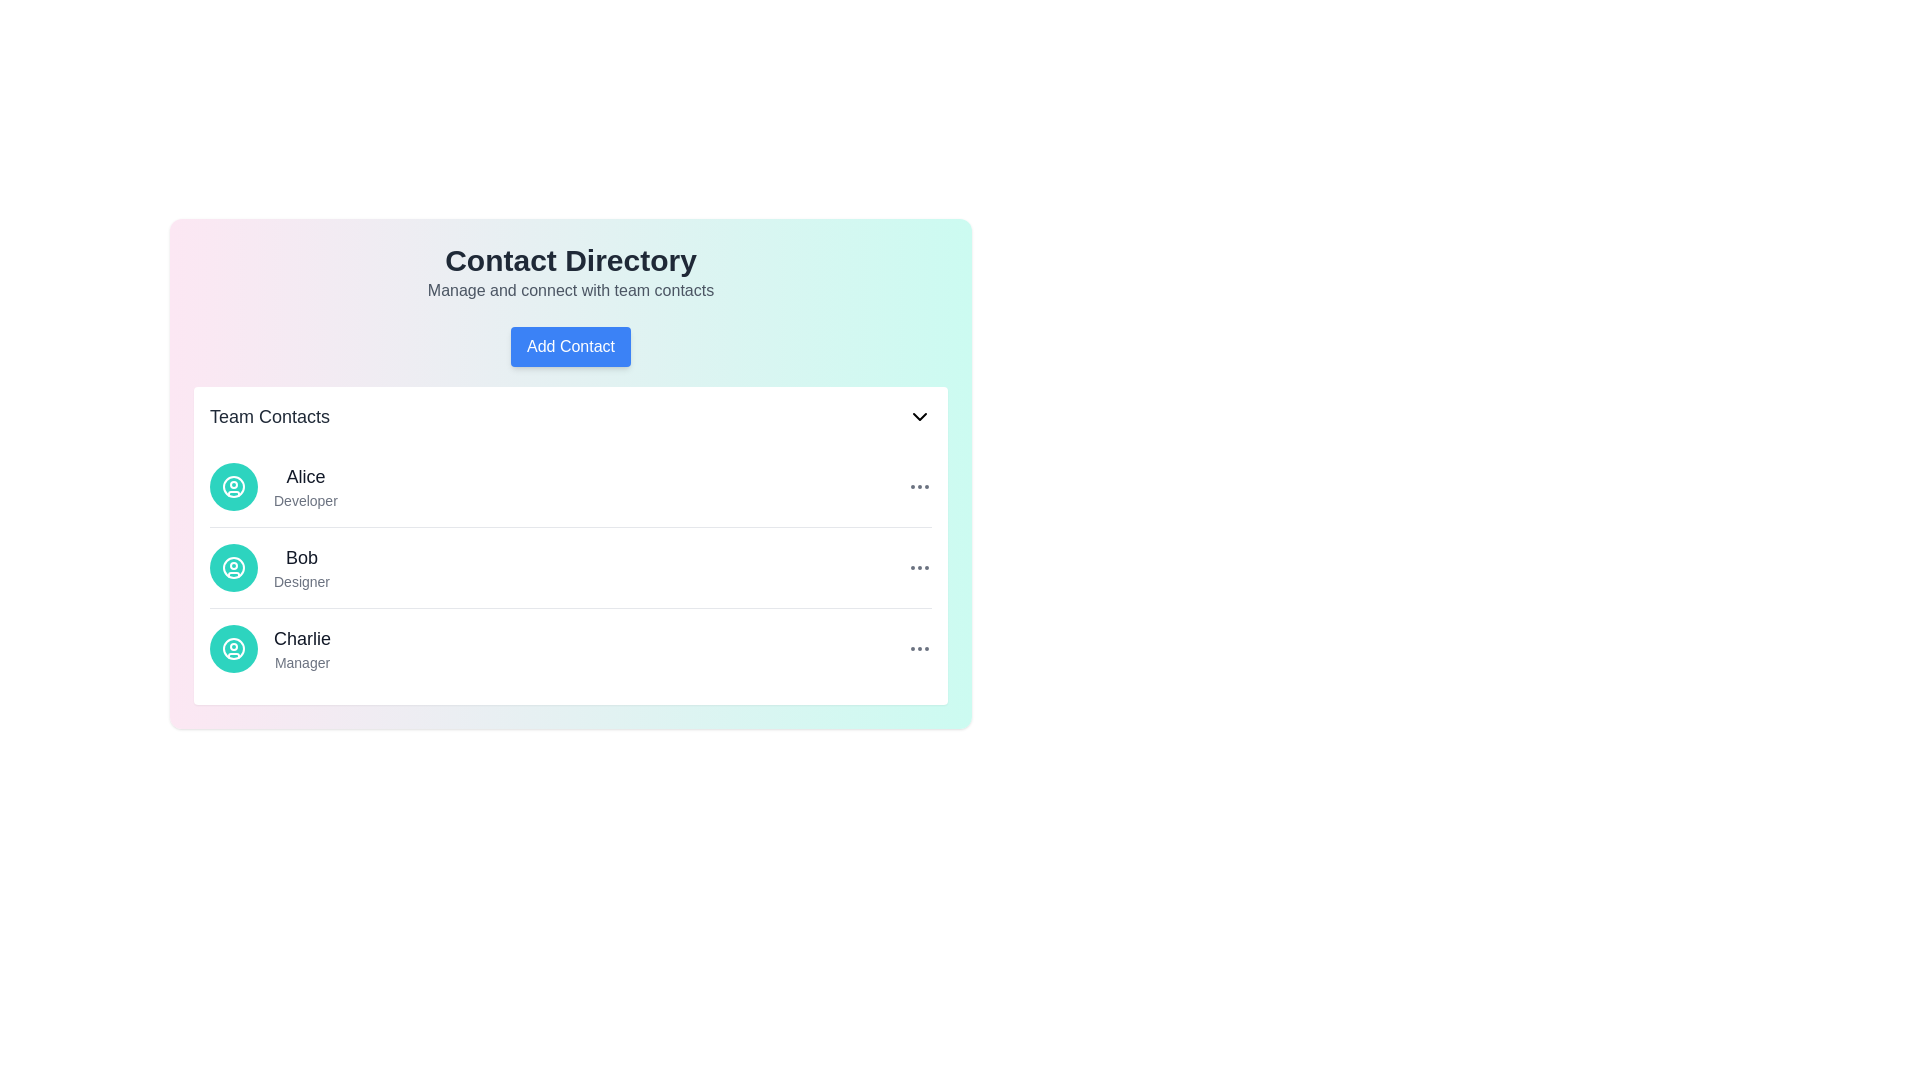 The image size is (1920, 1080). Describe the element at coordinates (919, 567) in the screenshot. I see `the vertical ellipsis icon button located at the far-right side of the 'Bob' entry in the 'Team Contacts' section` at that location.